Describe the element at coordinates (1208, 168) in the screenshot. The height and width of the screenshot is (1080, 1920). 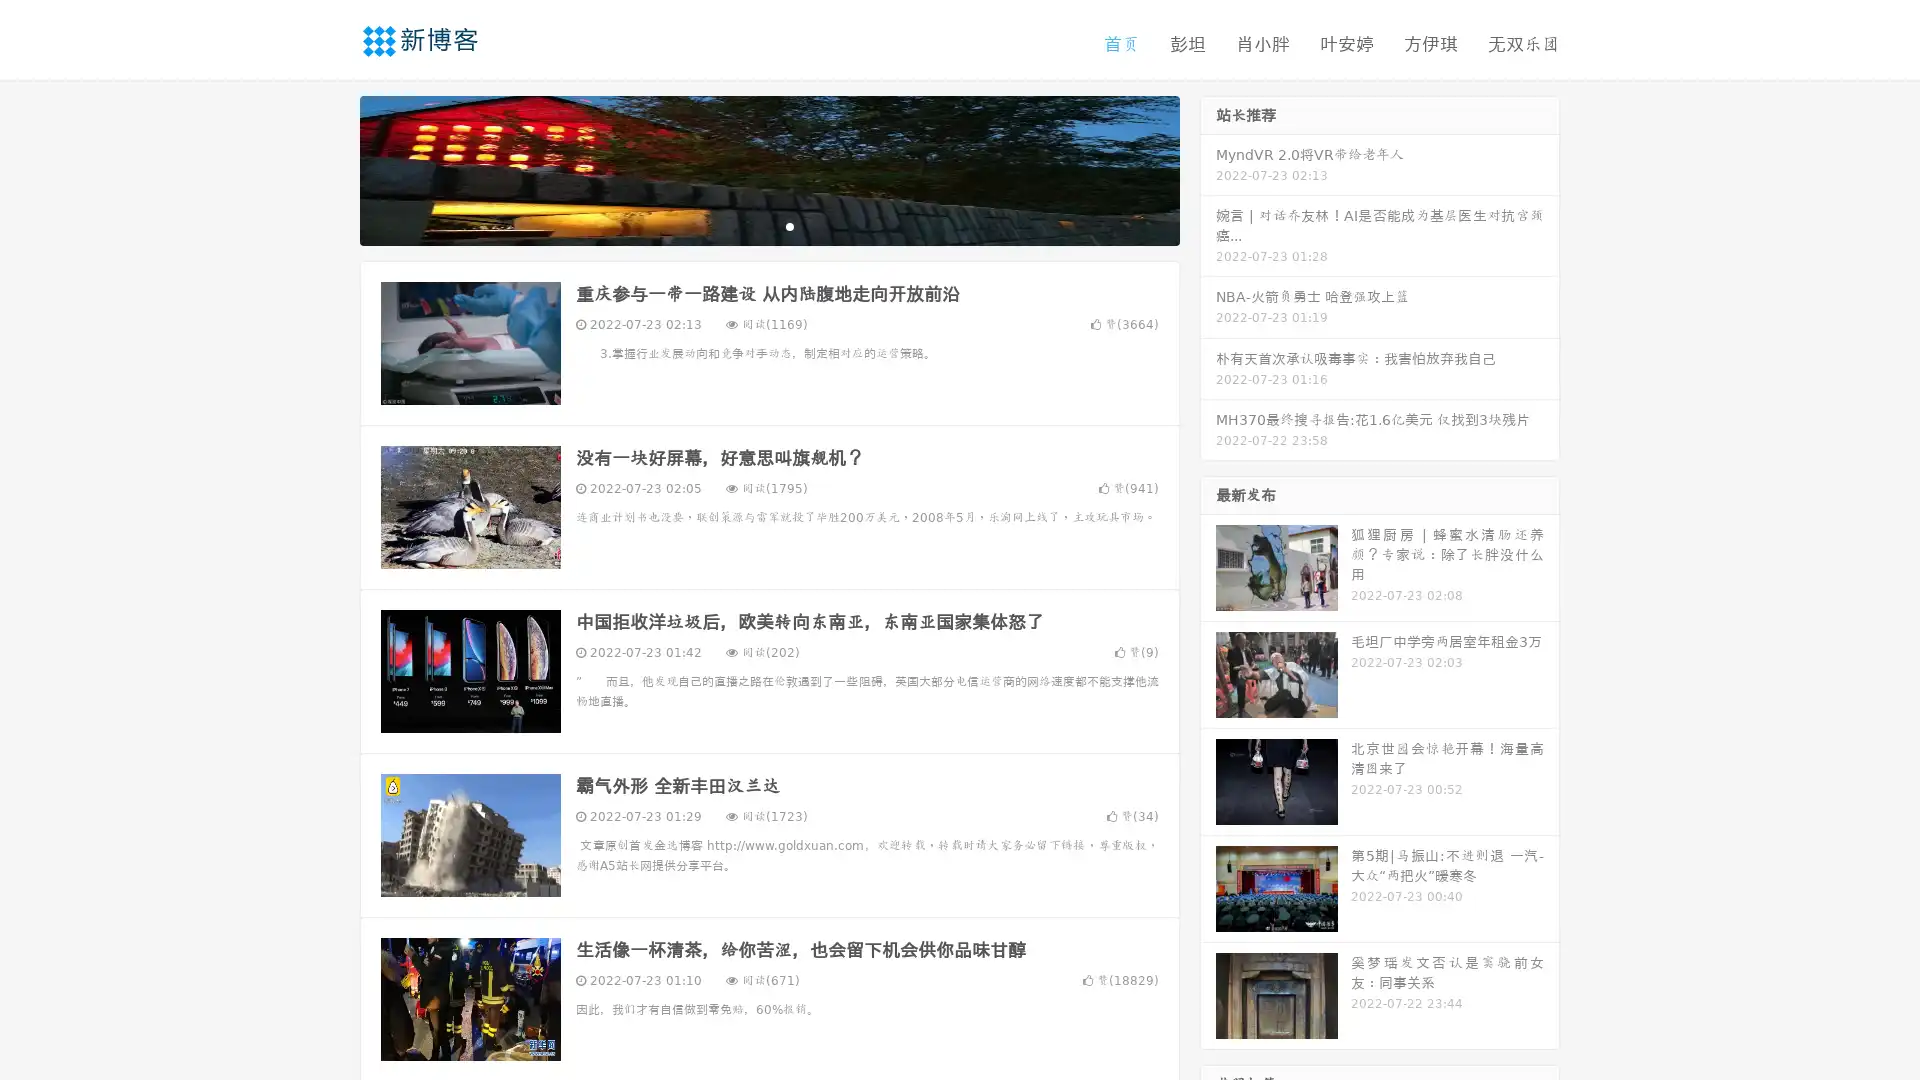
I see `Next slide` at that location.